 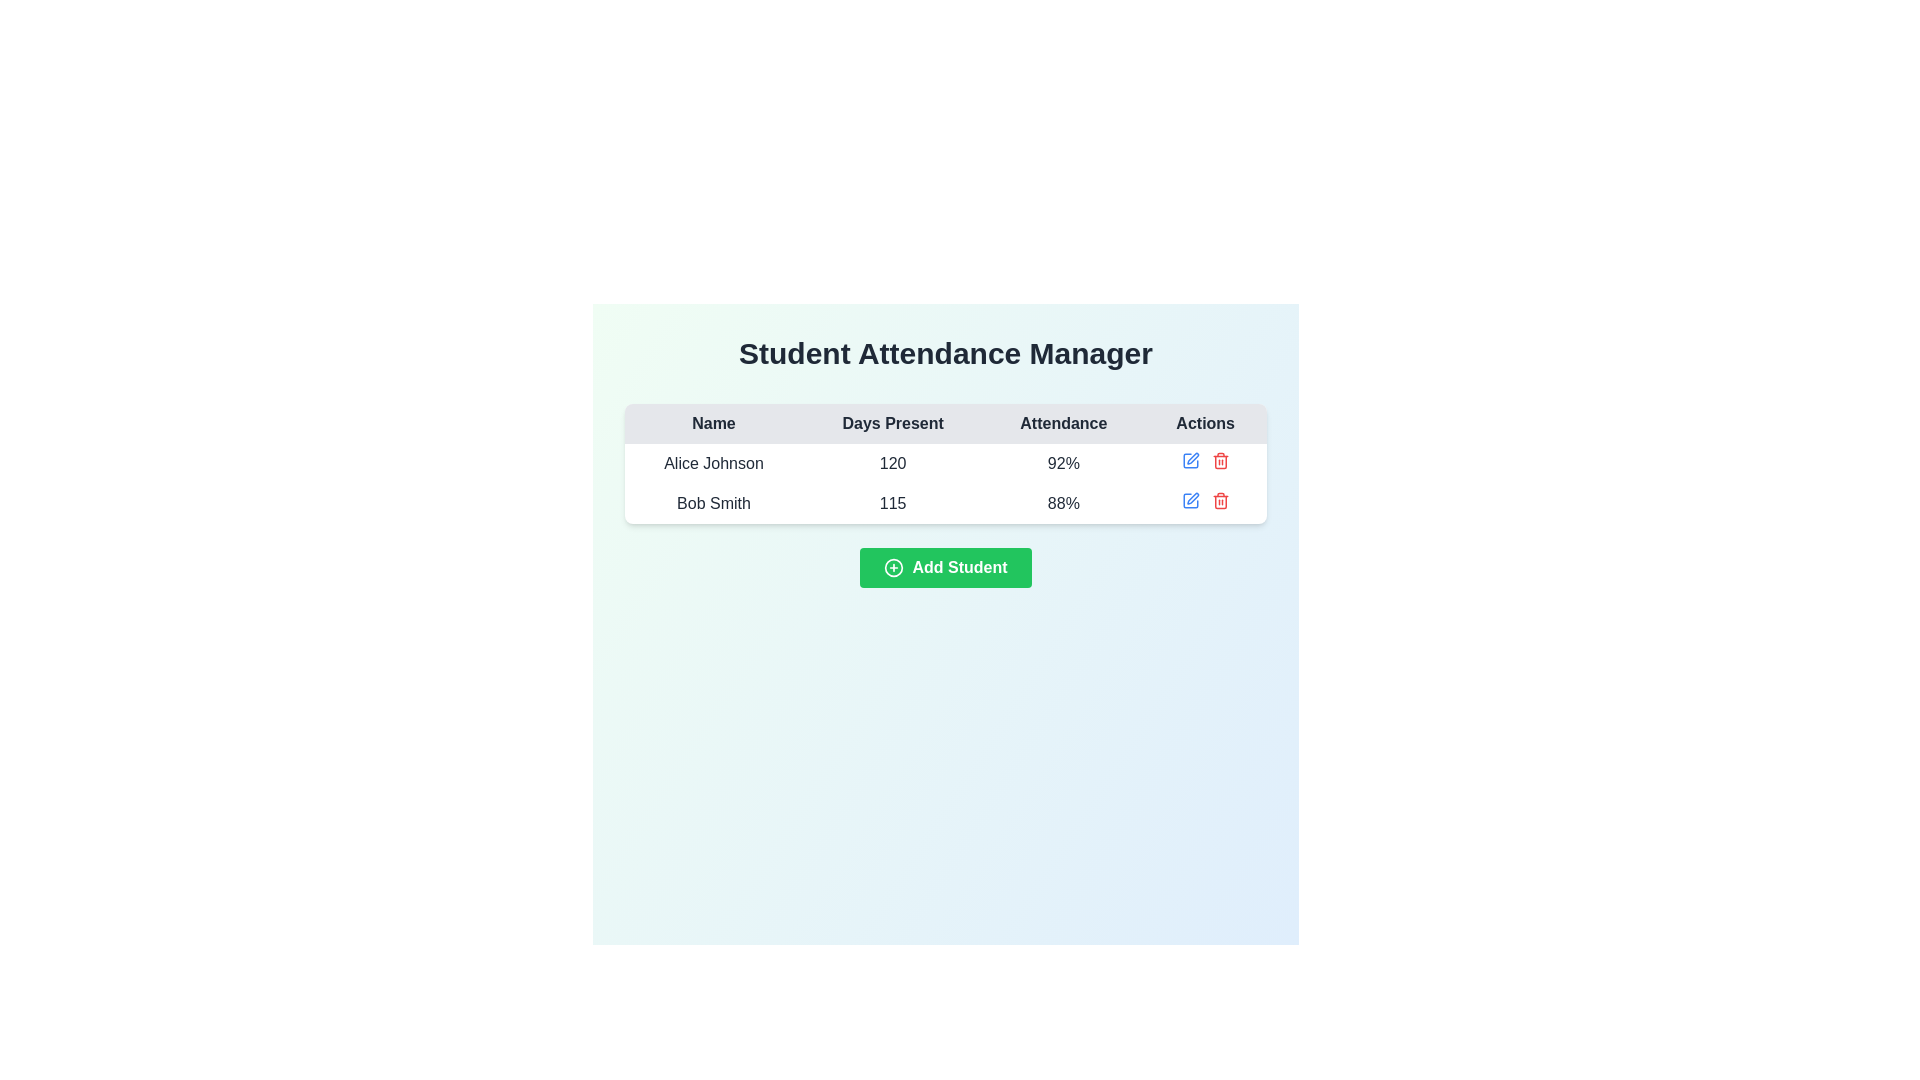 What do you see at coordinates (714, 503) in the screenshot?
I see `the text label displaying the name of an individual in the second row of the attendance record system, located in the 'Name' column, following 'Alice Johnson'` at bounding box center [714, 503].